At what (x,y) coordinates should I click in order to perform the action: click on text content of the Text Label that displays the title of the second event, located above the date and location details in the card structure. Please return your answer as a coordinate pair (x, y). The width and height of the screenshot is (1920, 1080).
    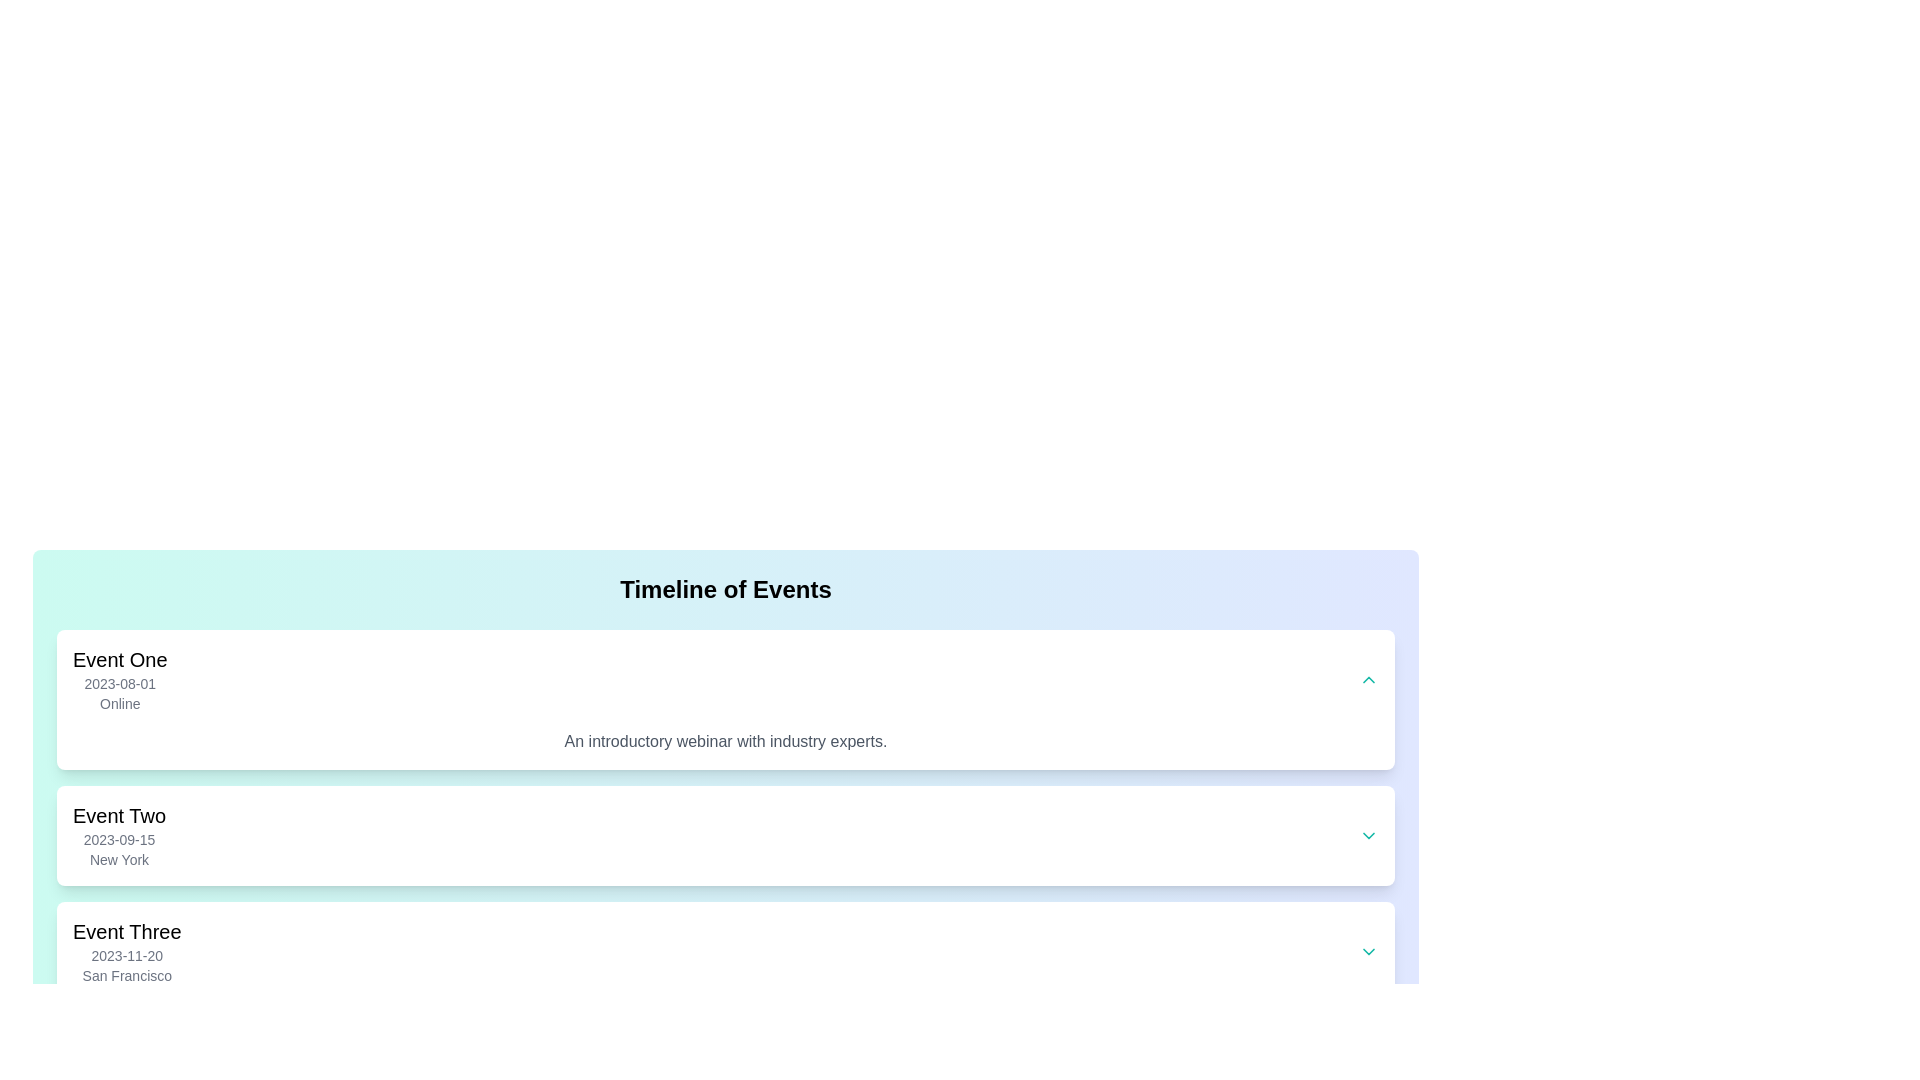
    Looking at the image, I should click on (118, 816).